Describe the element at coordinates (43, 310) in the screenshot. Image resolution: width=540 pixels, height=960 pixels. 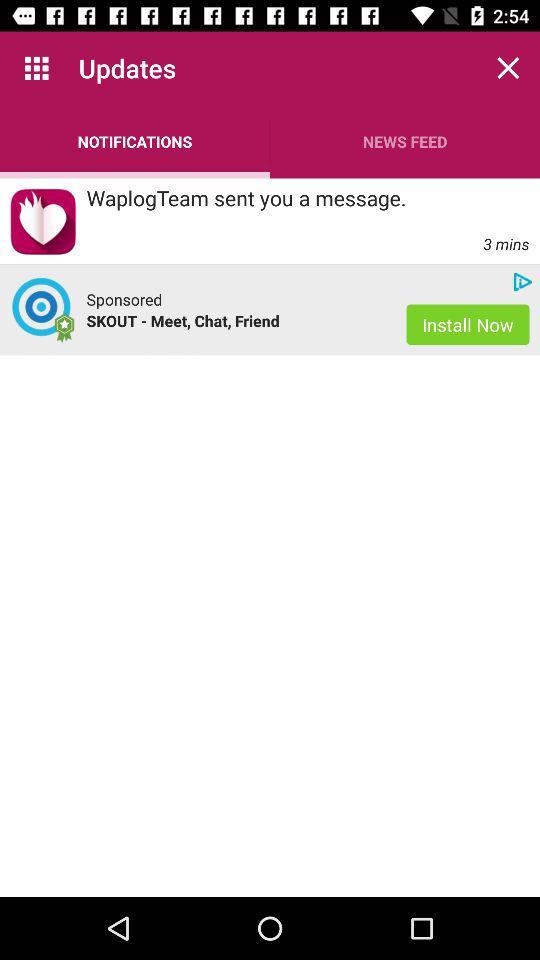
I see `icon next to the sponsored item` at that location.